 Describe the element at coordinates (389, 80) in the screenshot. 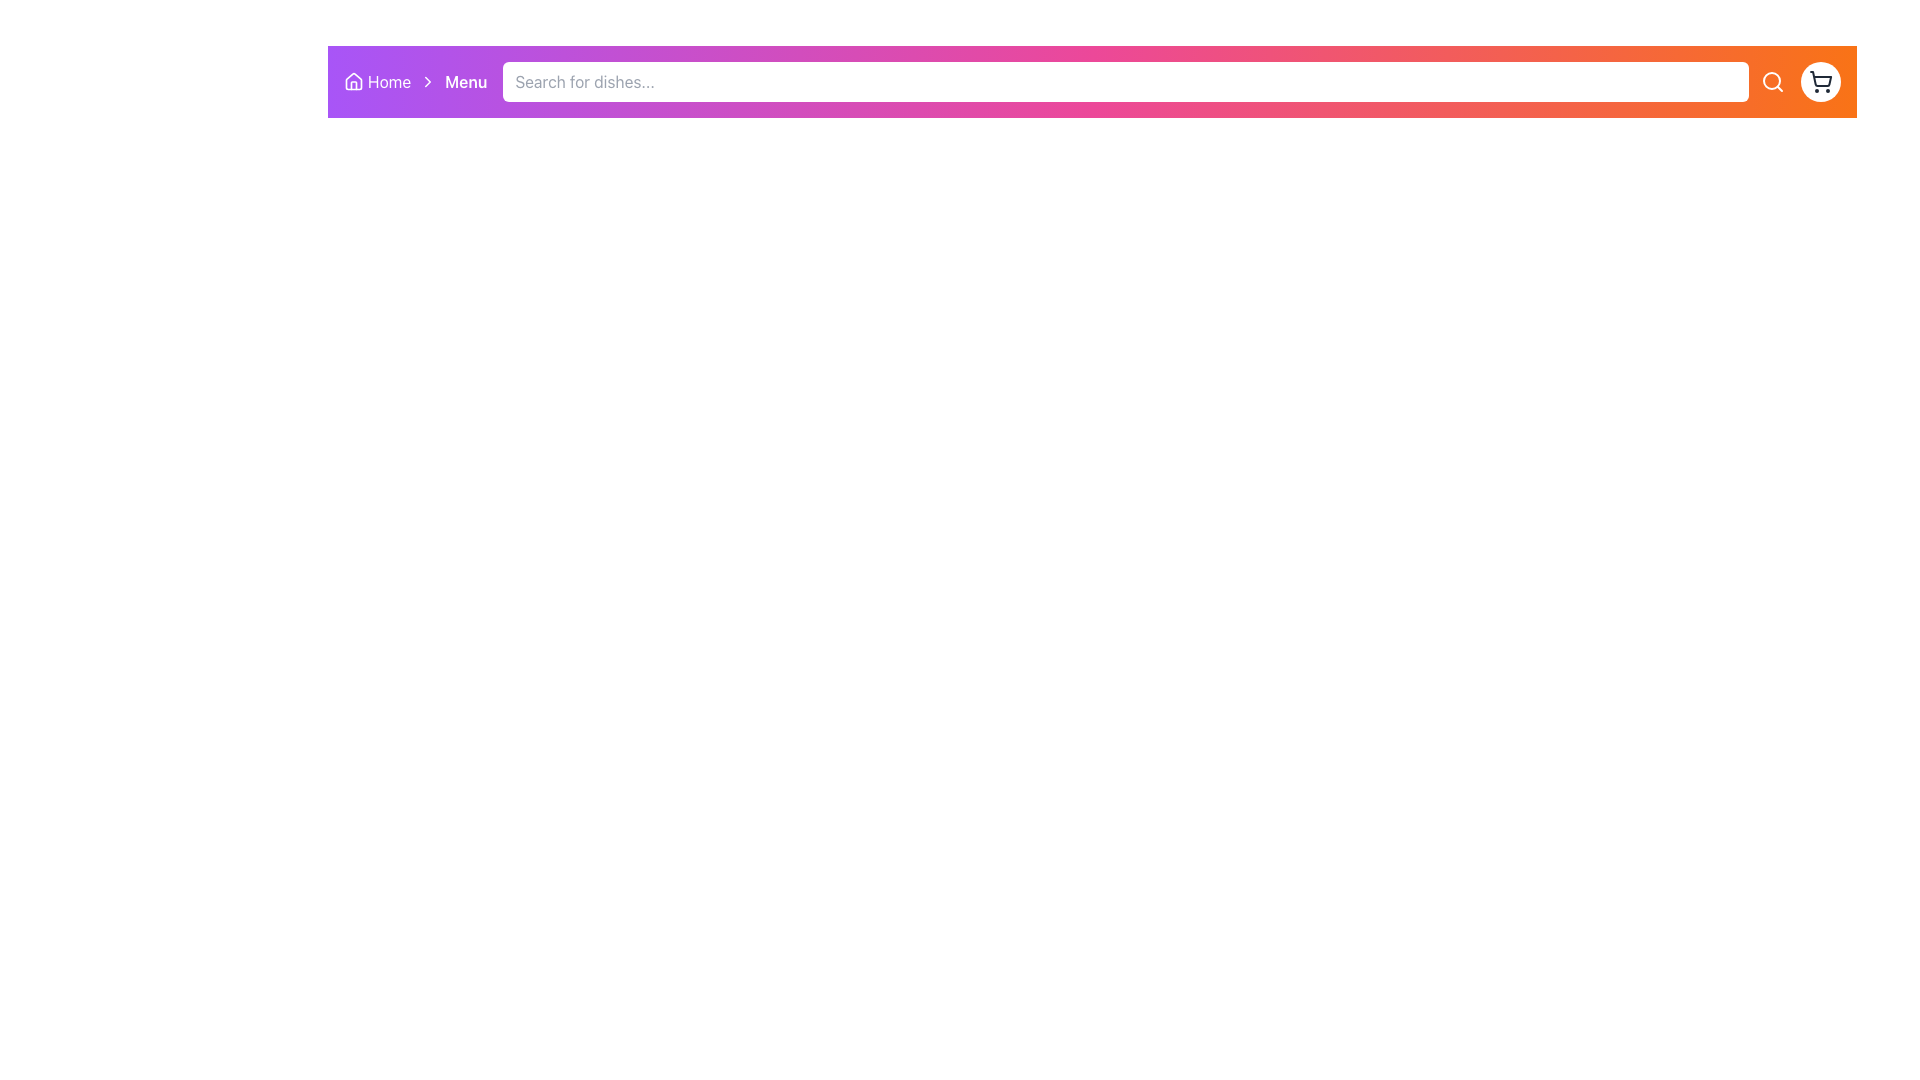

I see `the text label on the left side of the navigation bar` at that location.